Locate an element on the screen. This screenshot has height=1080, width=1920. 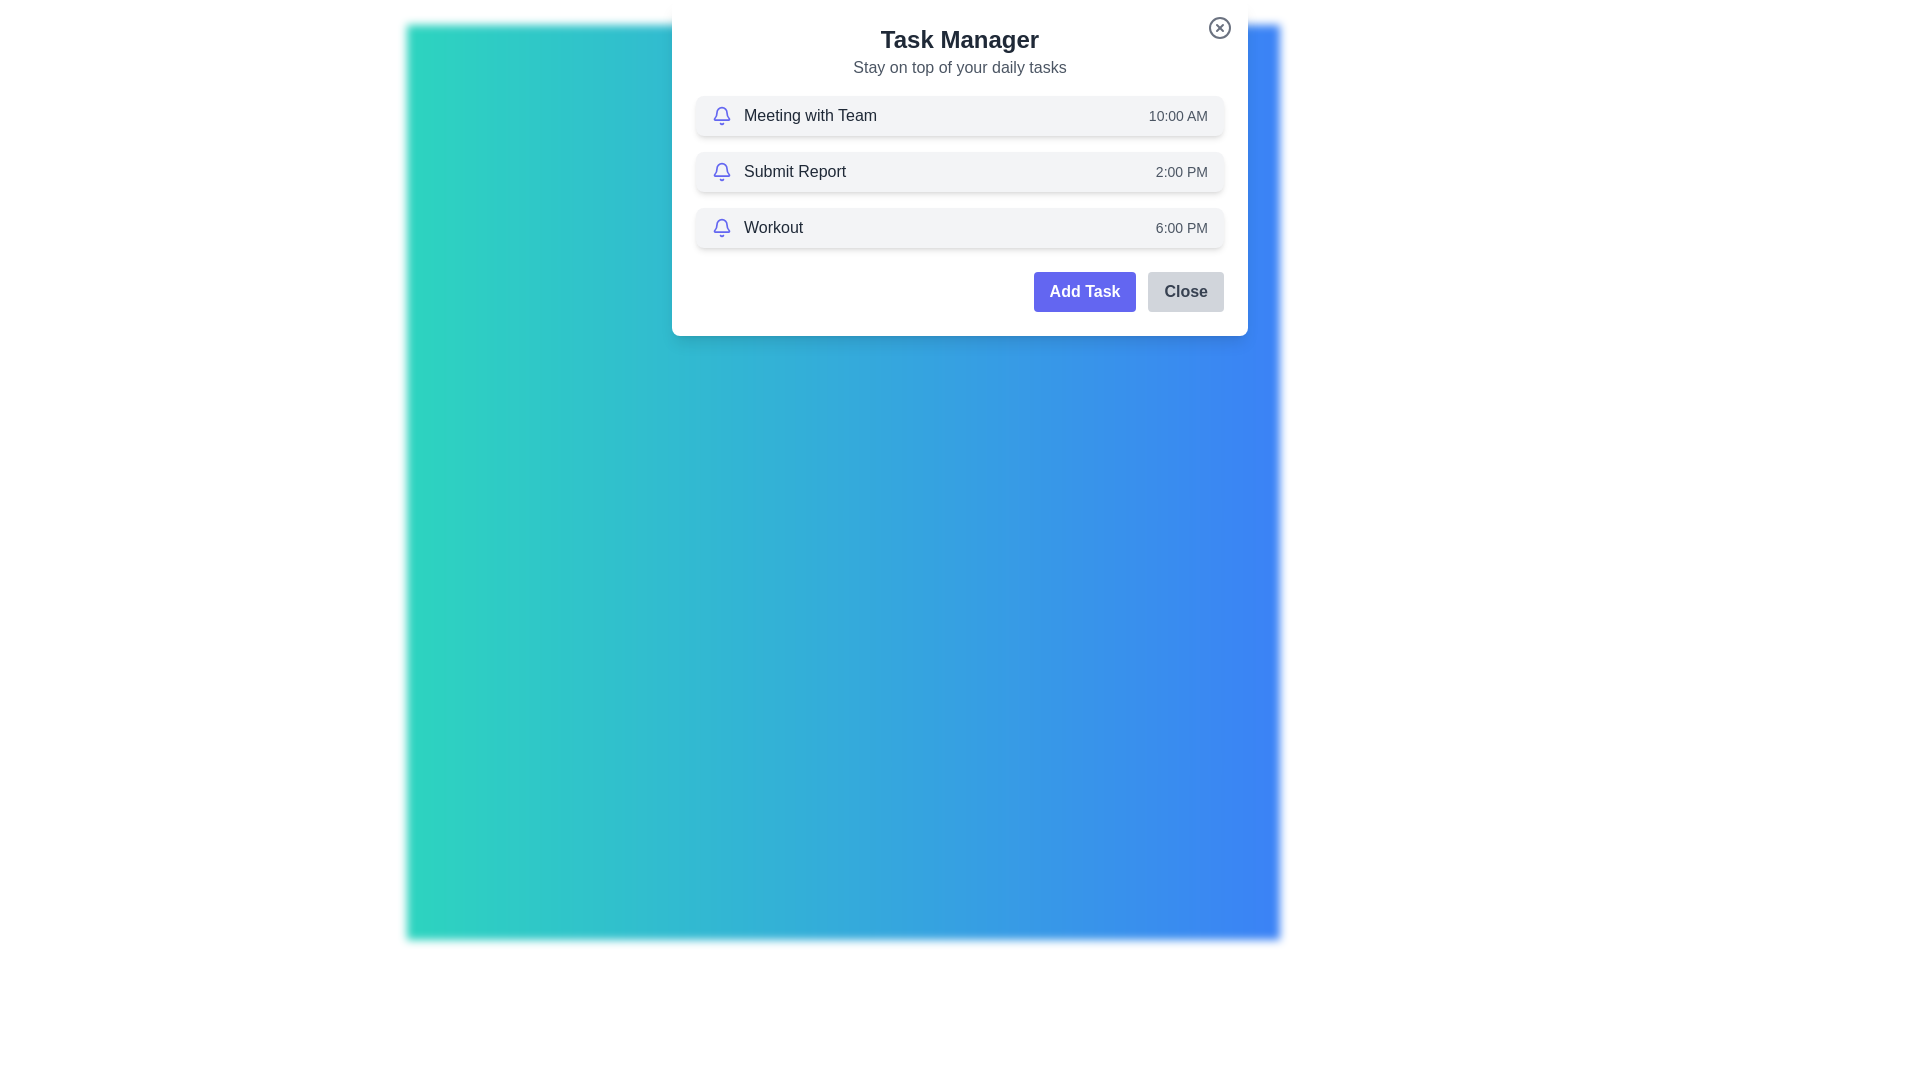
the task entry labeled 'Submit Report' is located at coordinates (778, 171).